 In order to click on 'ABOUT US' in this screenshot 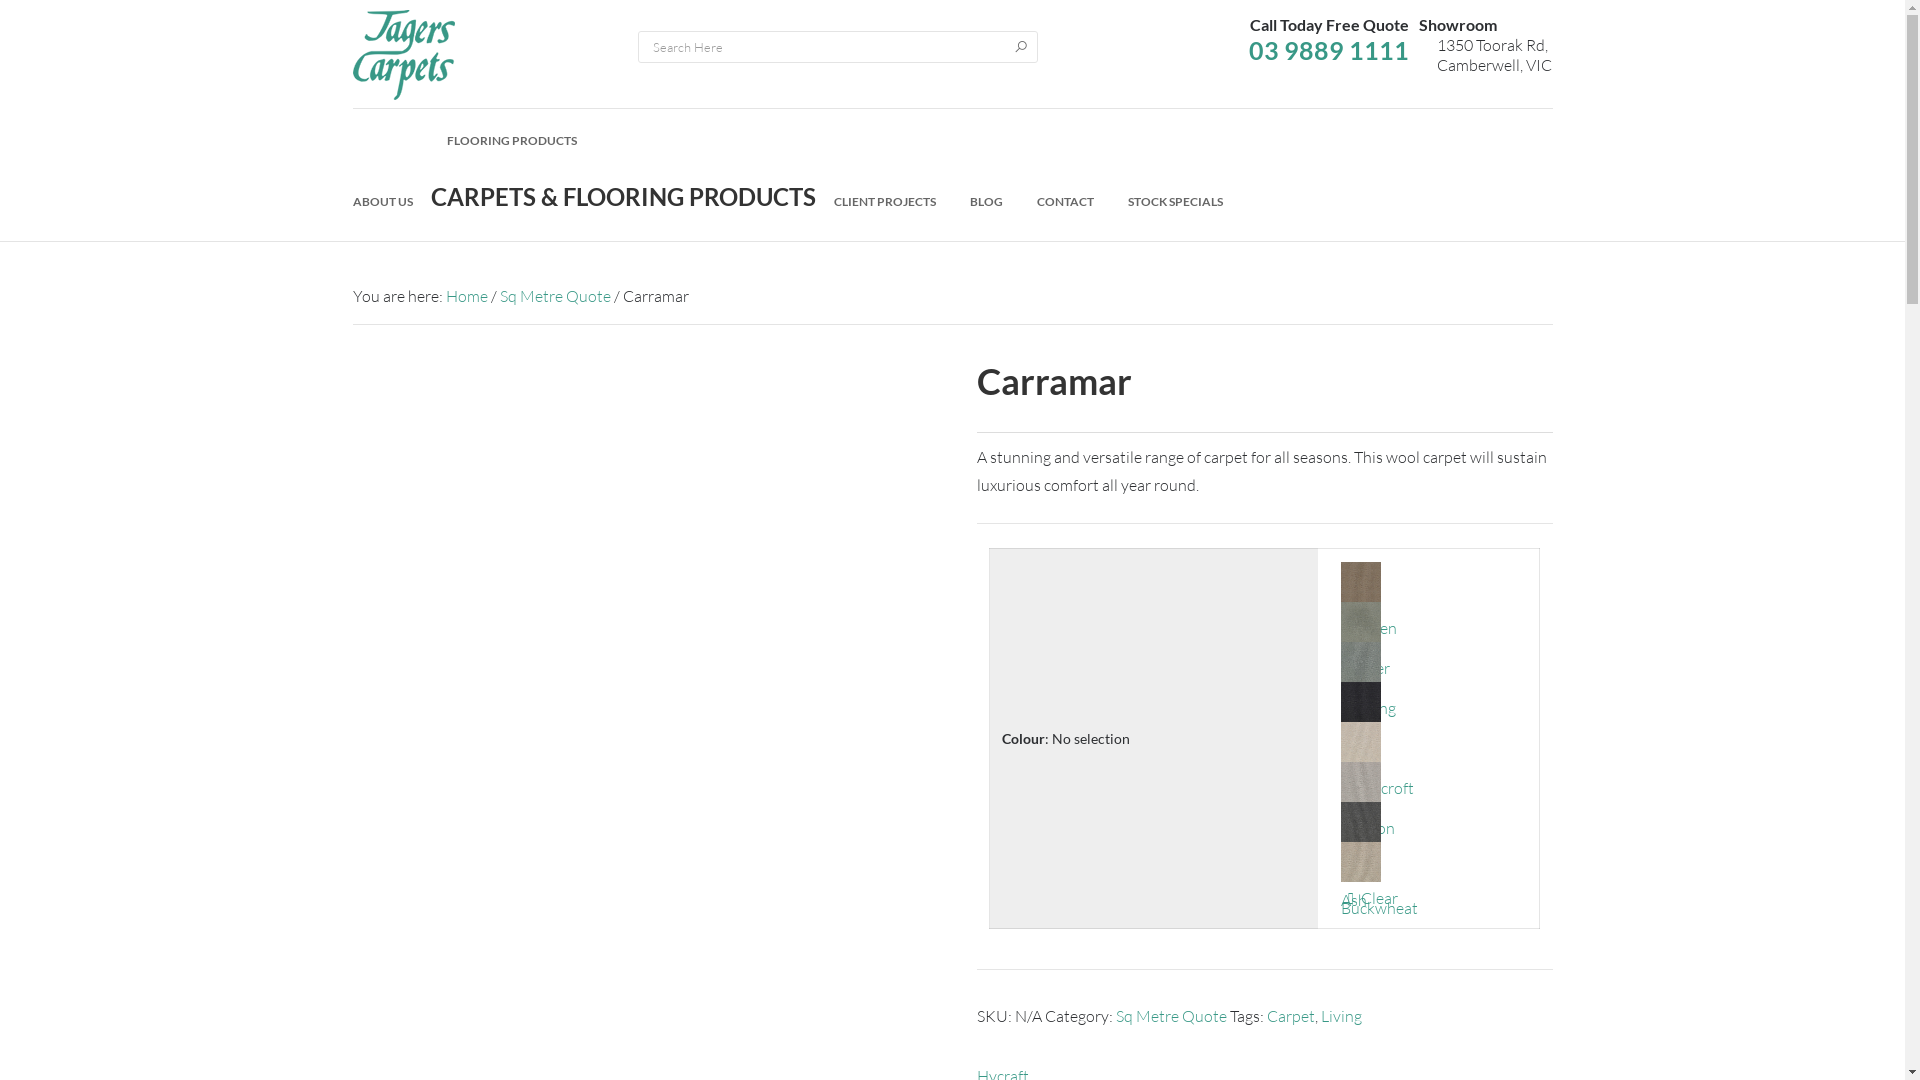, I will do `click(382, 201)`.